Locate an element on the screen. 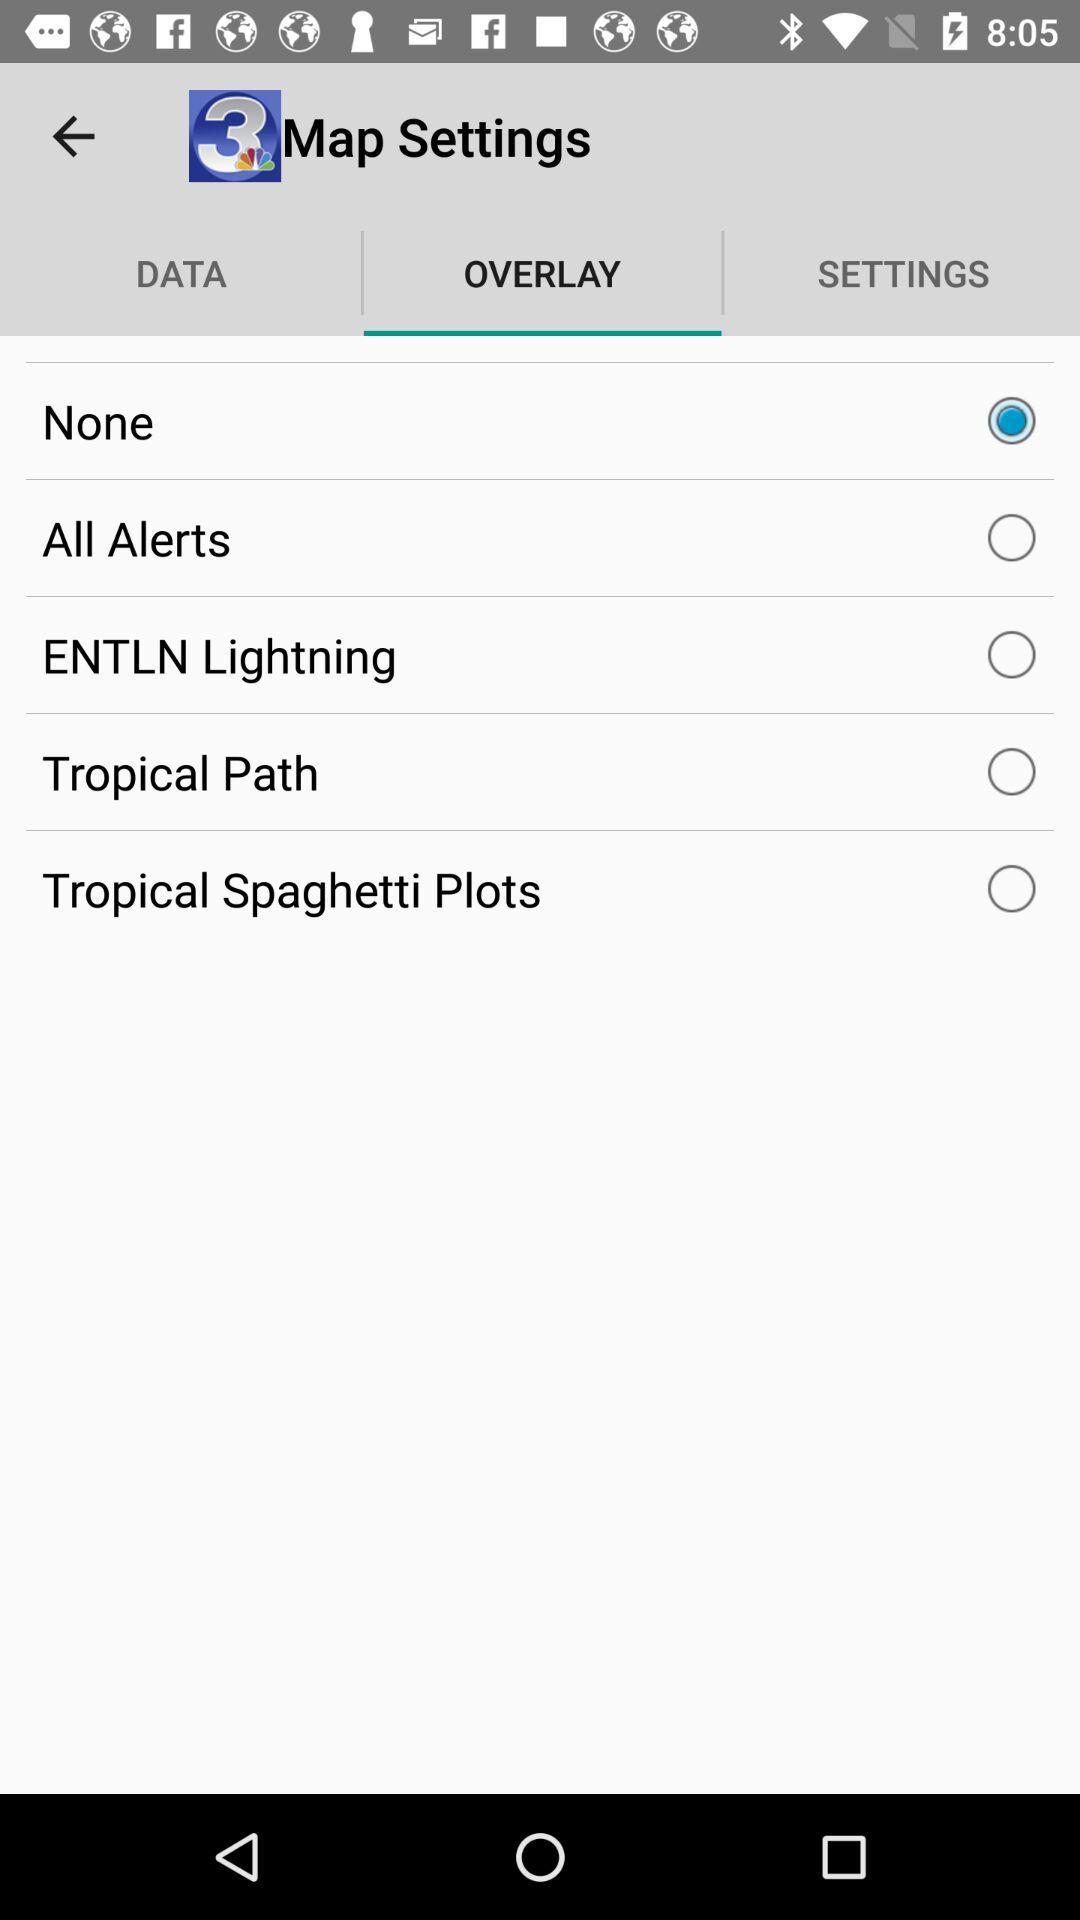  the item below none is located at coordinates (540, 538).